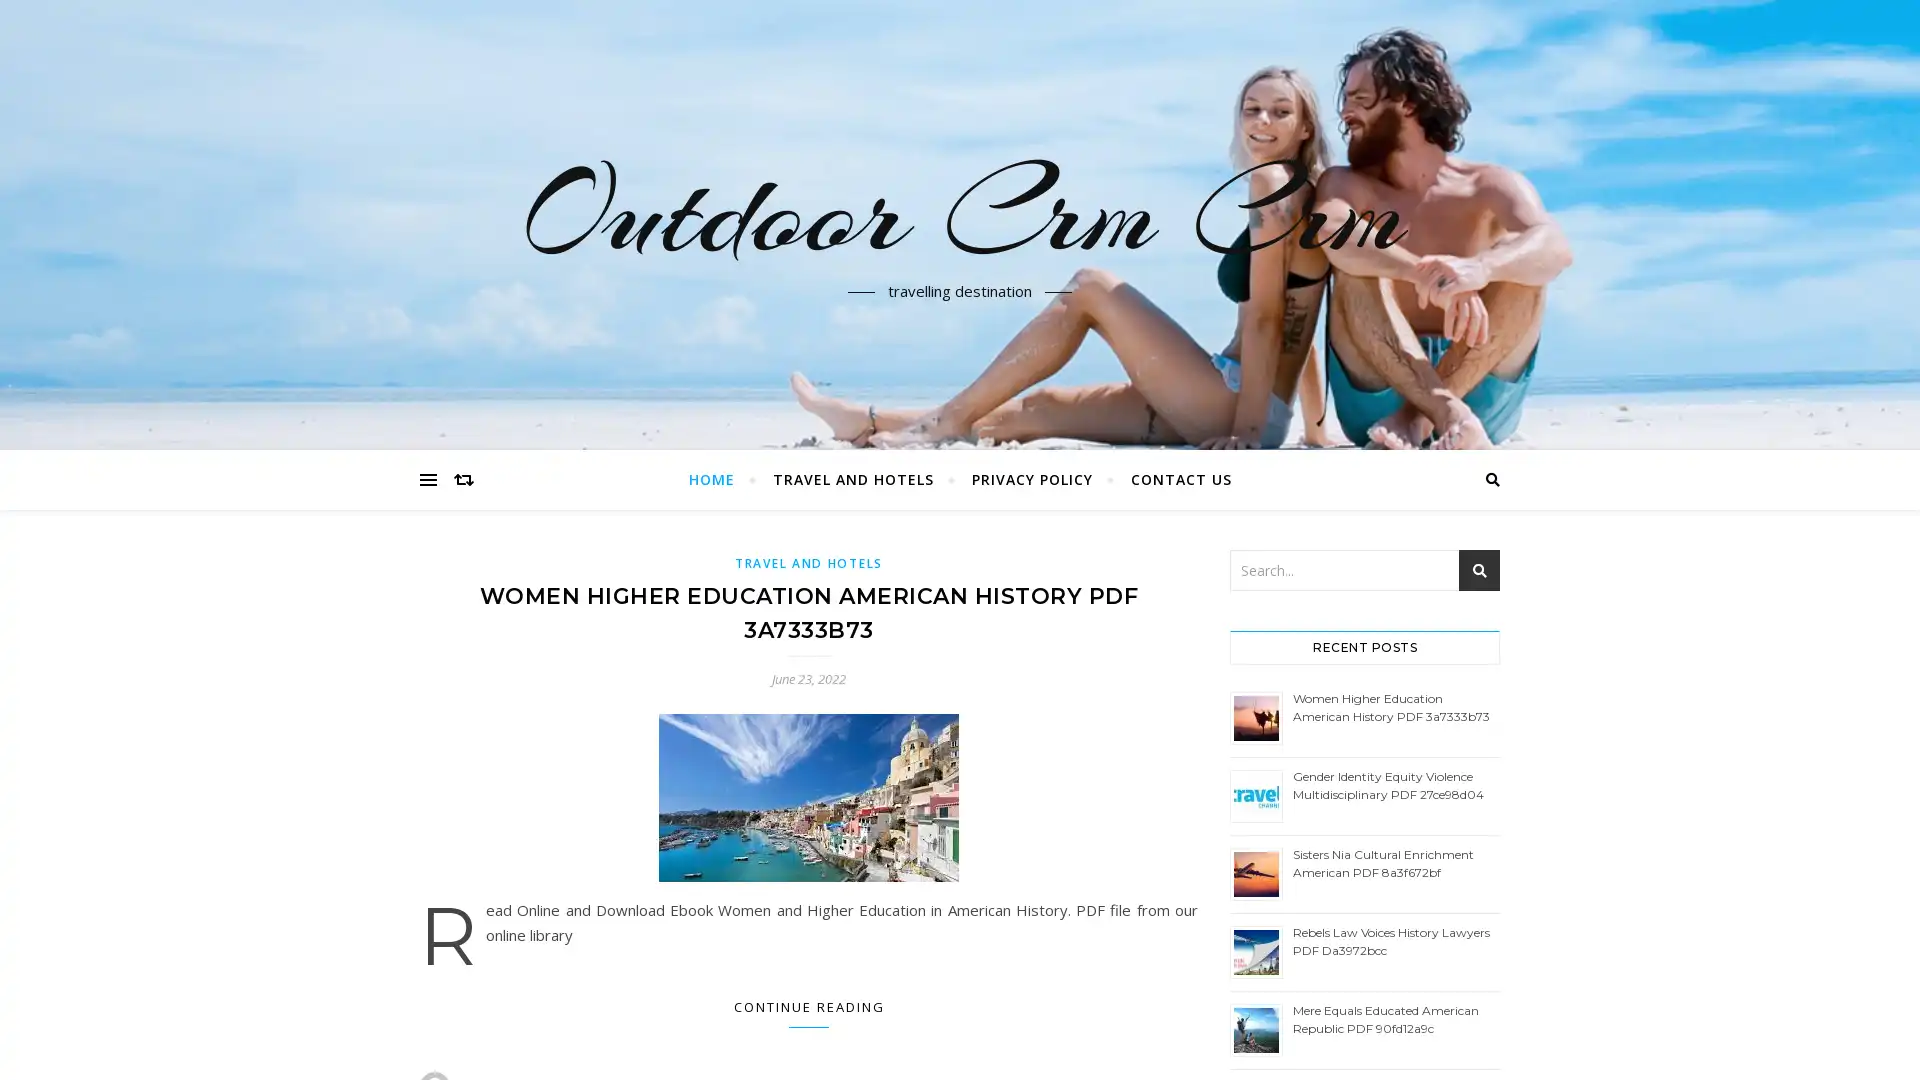 Image resolution: width=1920 pixels, height=1080 pixels. I want to click on st, so click(1479, 570).